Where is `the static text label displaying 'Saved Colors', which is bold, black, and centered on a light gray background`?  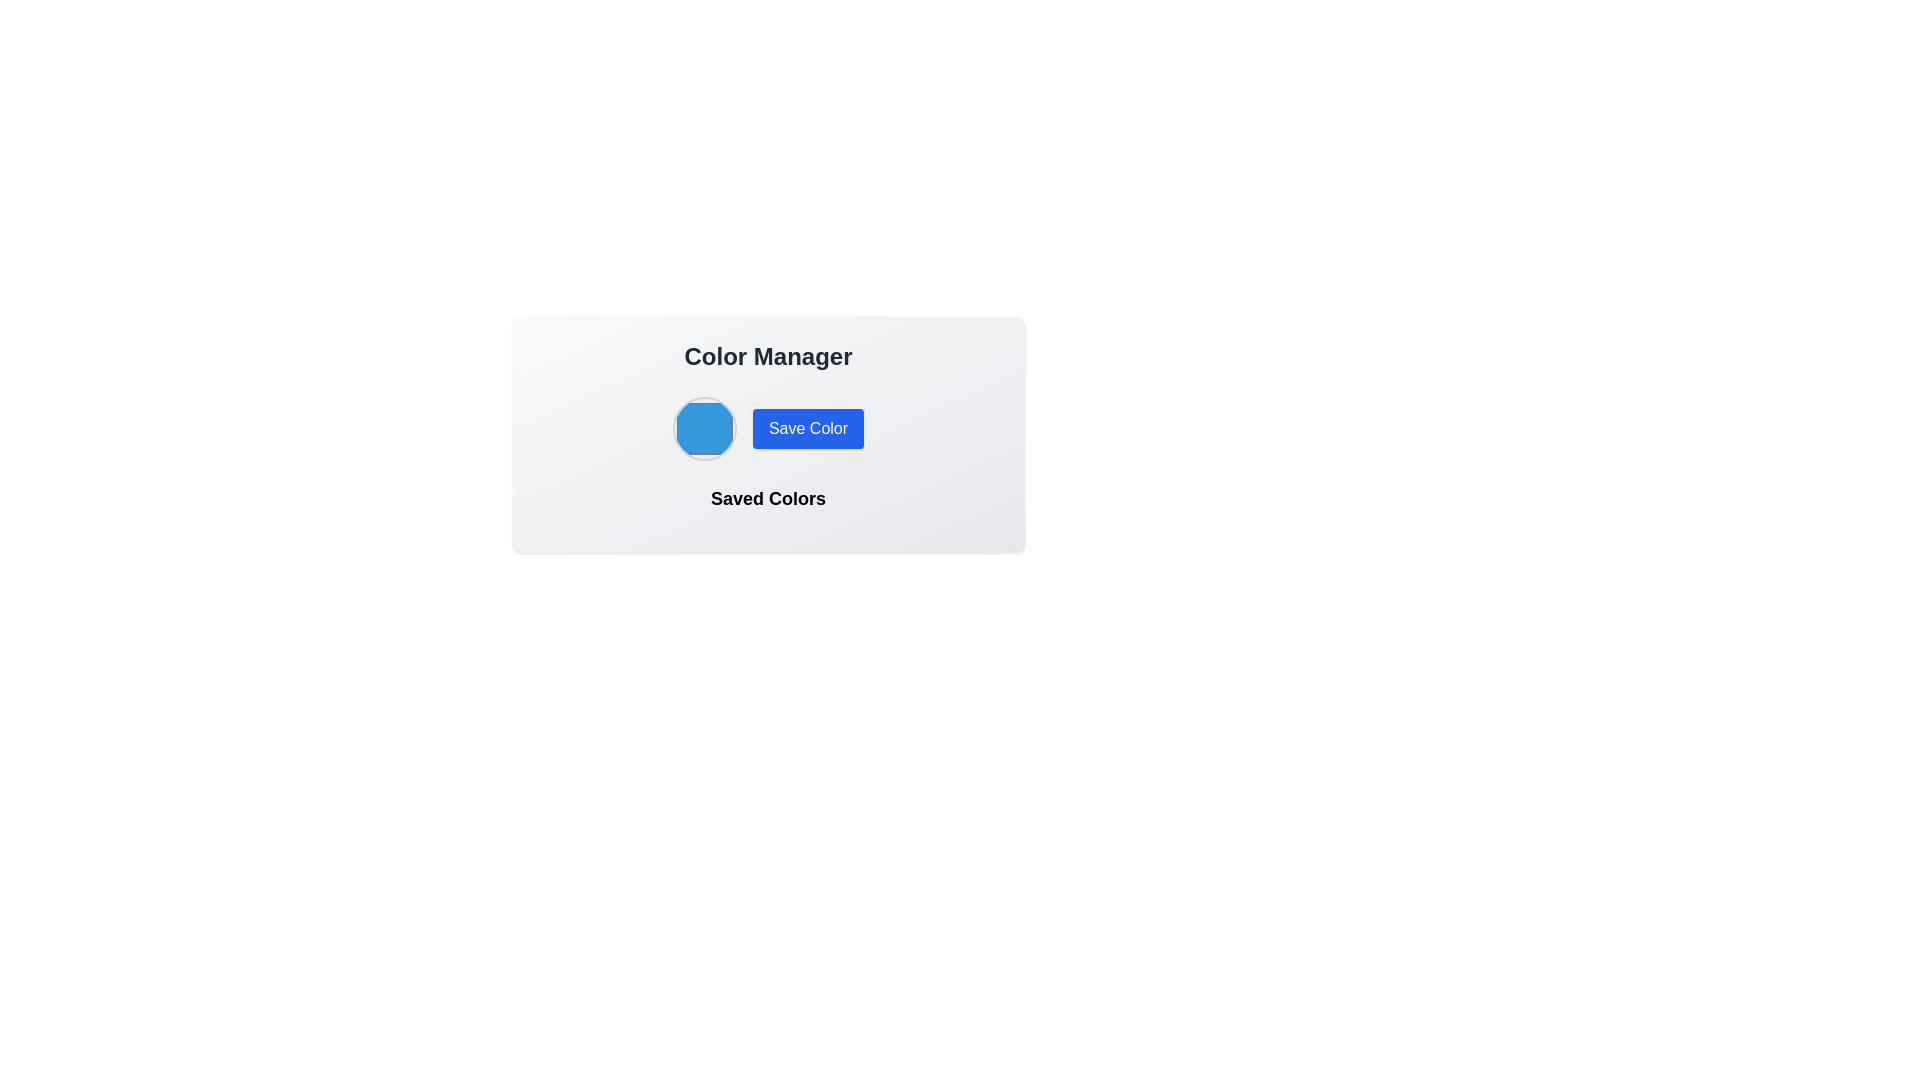 the static text label displaying 'Saved Colors', which is bold, black, and centered on a light gray background is located at coordinates (767, 497).